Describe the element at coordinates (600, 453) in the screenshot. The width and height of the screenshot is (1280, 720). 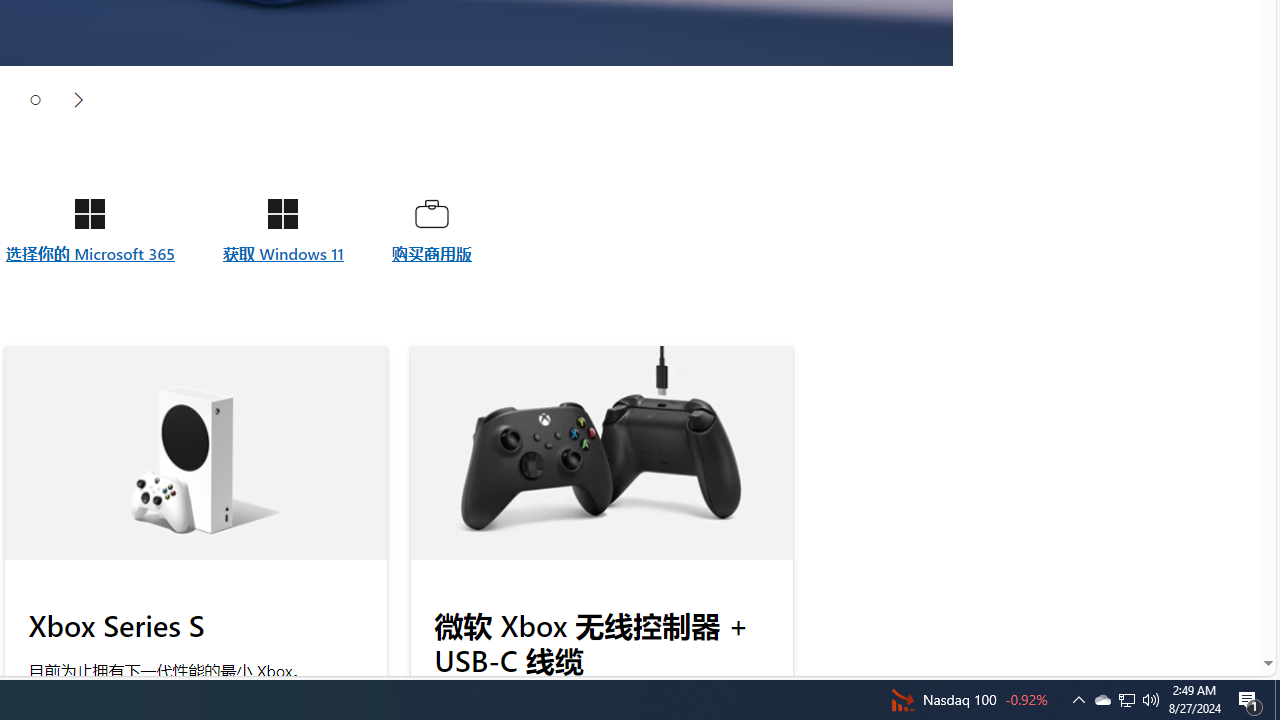
I see `'A pair of Xbox Wireless Controllers with USB-C Cable.'` at that location.